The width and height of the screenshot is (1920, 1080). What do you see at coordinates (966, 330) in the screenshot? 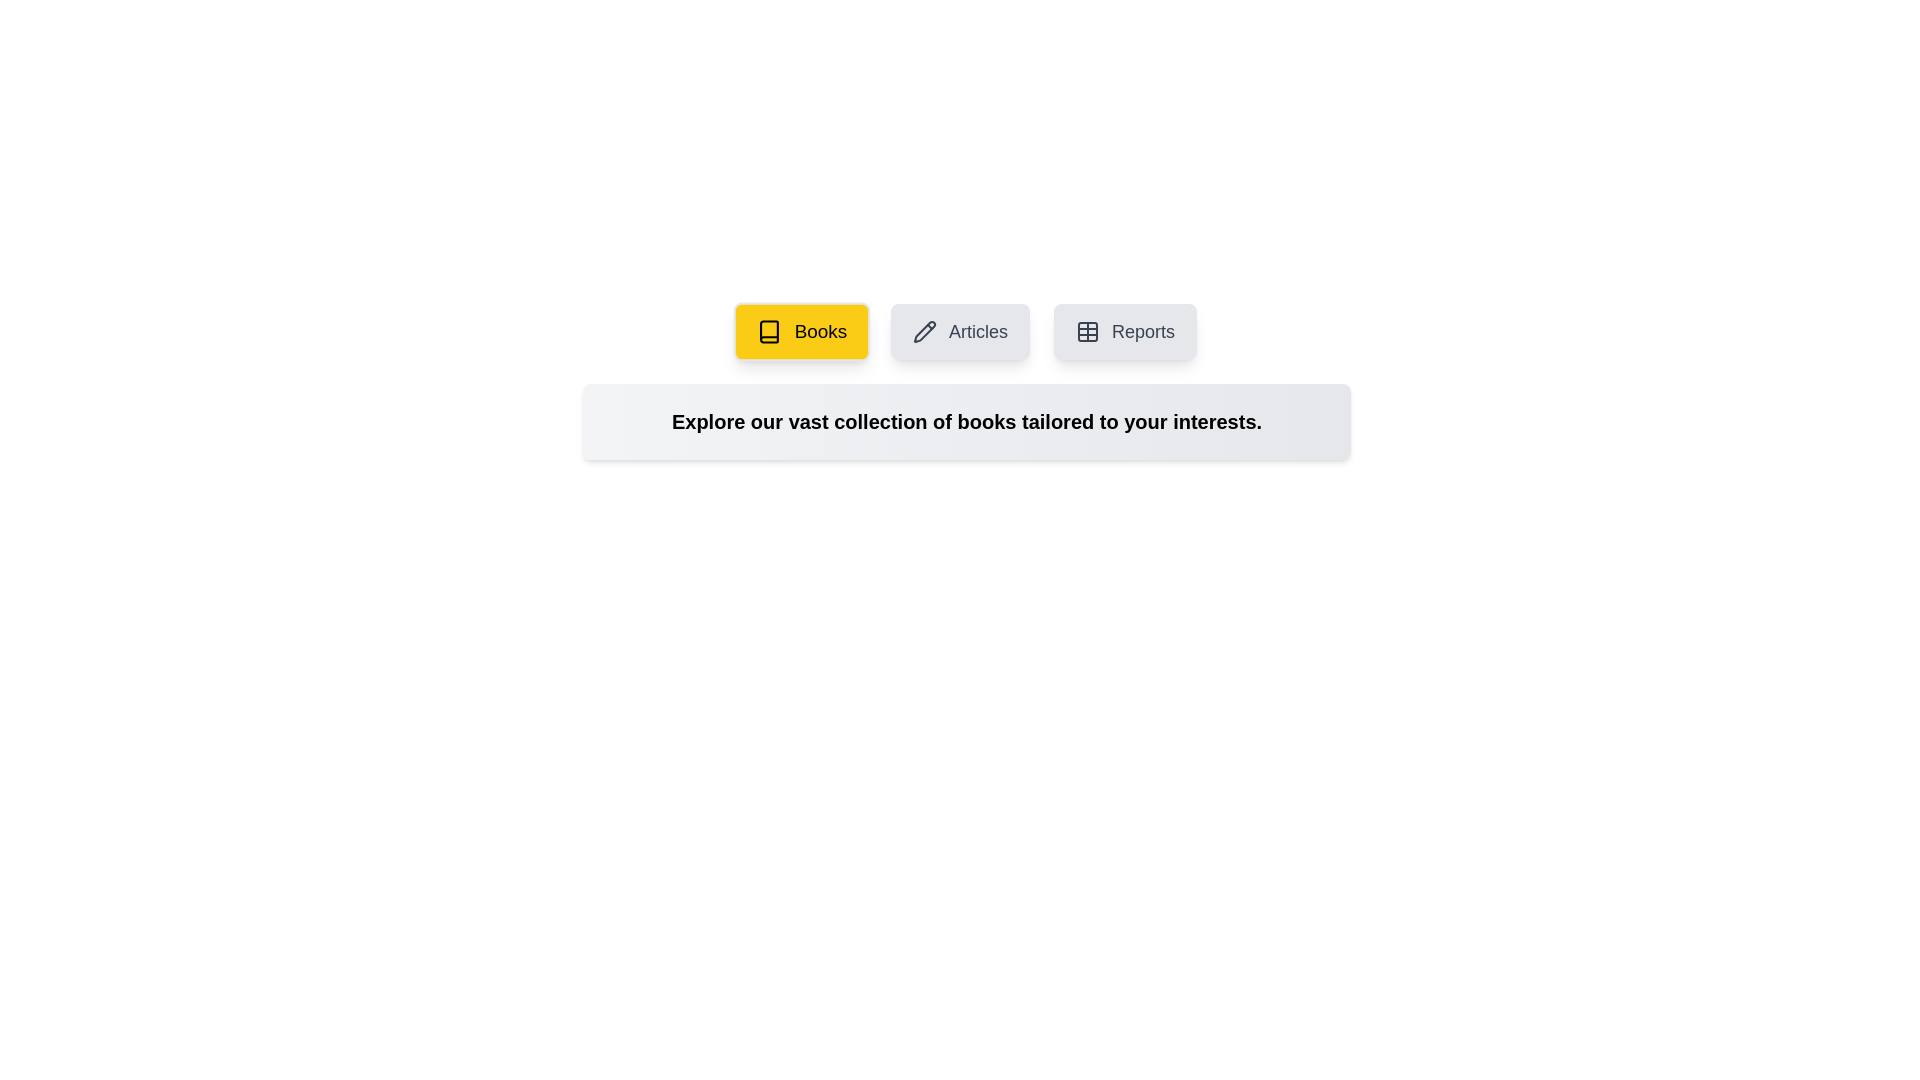
I see `the interactive buttons in the Navigation menu` at bounding box center [966, 330].